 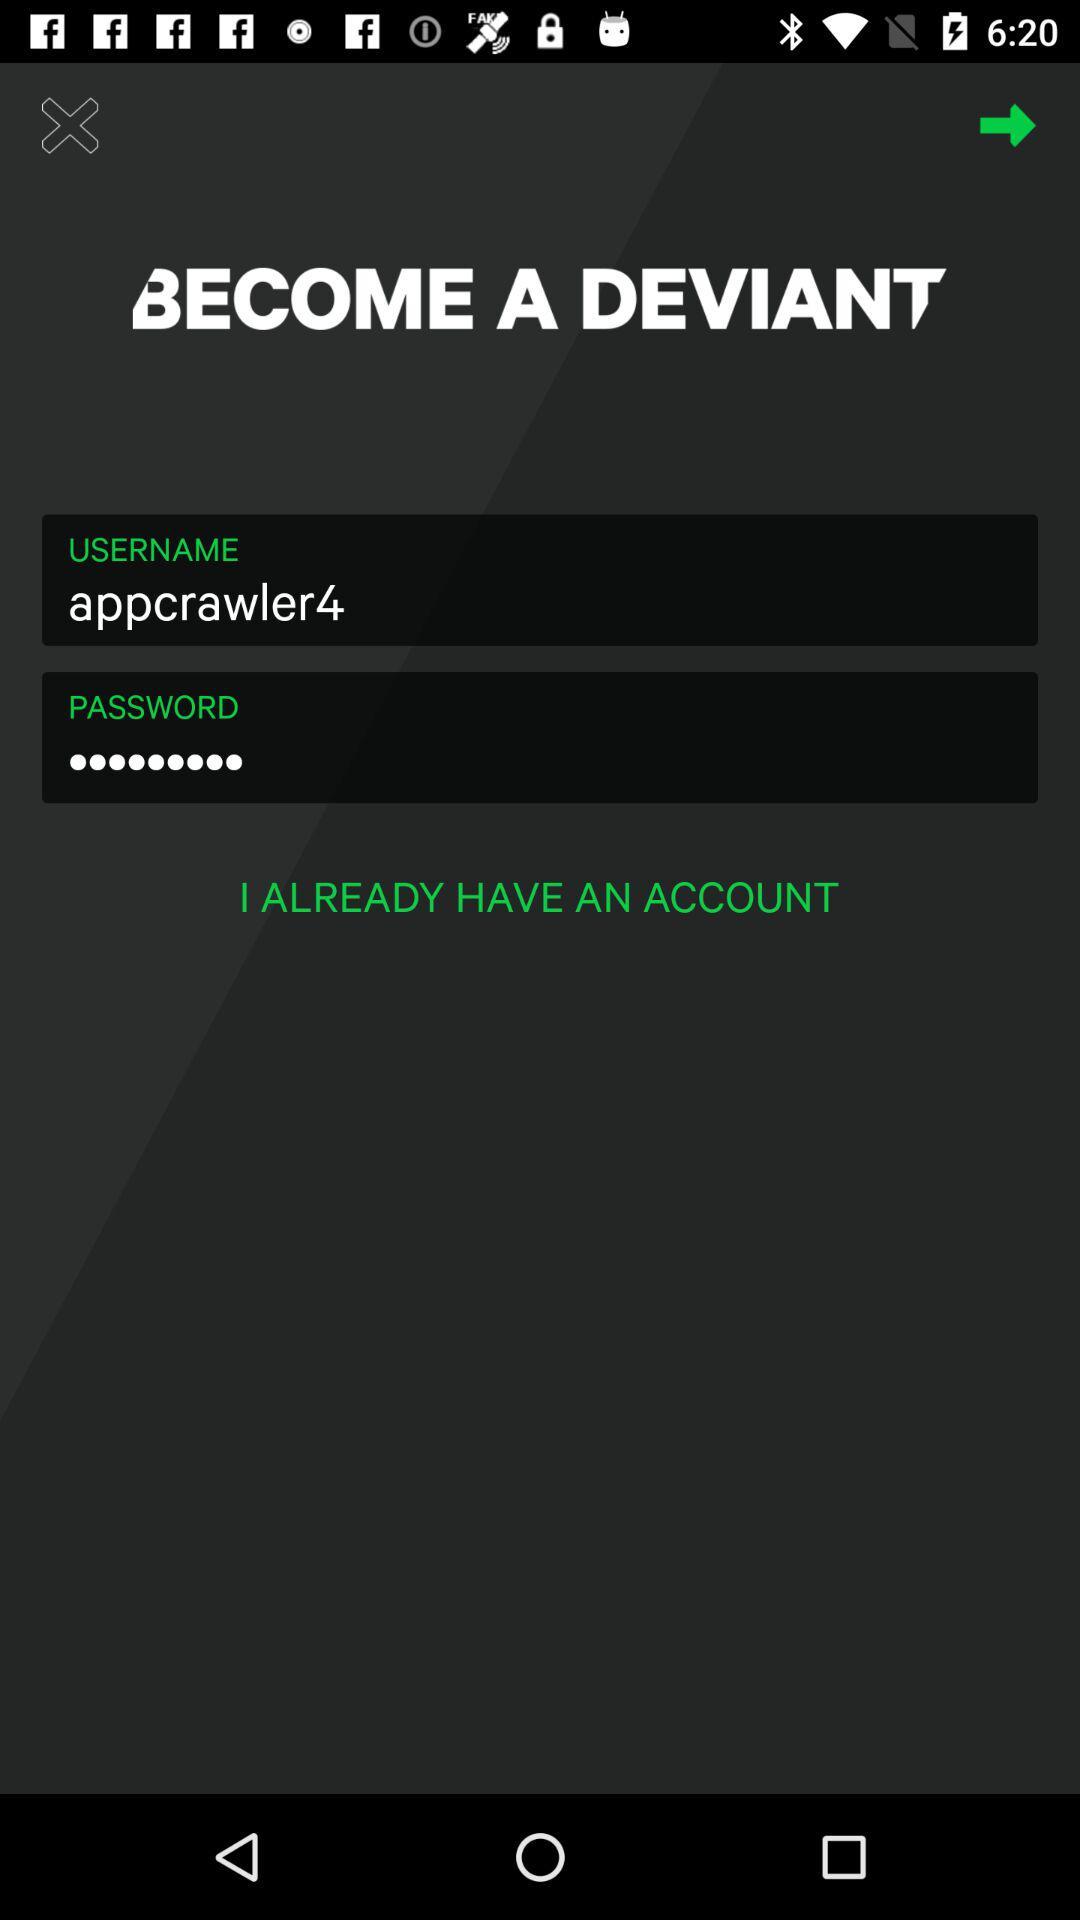 What do you see at coordinates (1008, 124) in the screenshot?
I see `the arrow_forward icon` at bounding box center [1008, 124].